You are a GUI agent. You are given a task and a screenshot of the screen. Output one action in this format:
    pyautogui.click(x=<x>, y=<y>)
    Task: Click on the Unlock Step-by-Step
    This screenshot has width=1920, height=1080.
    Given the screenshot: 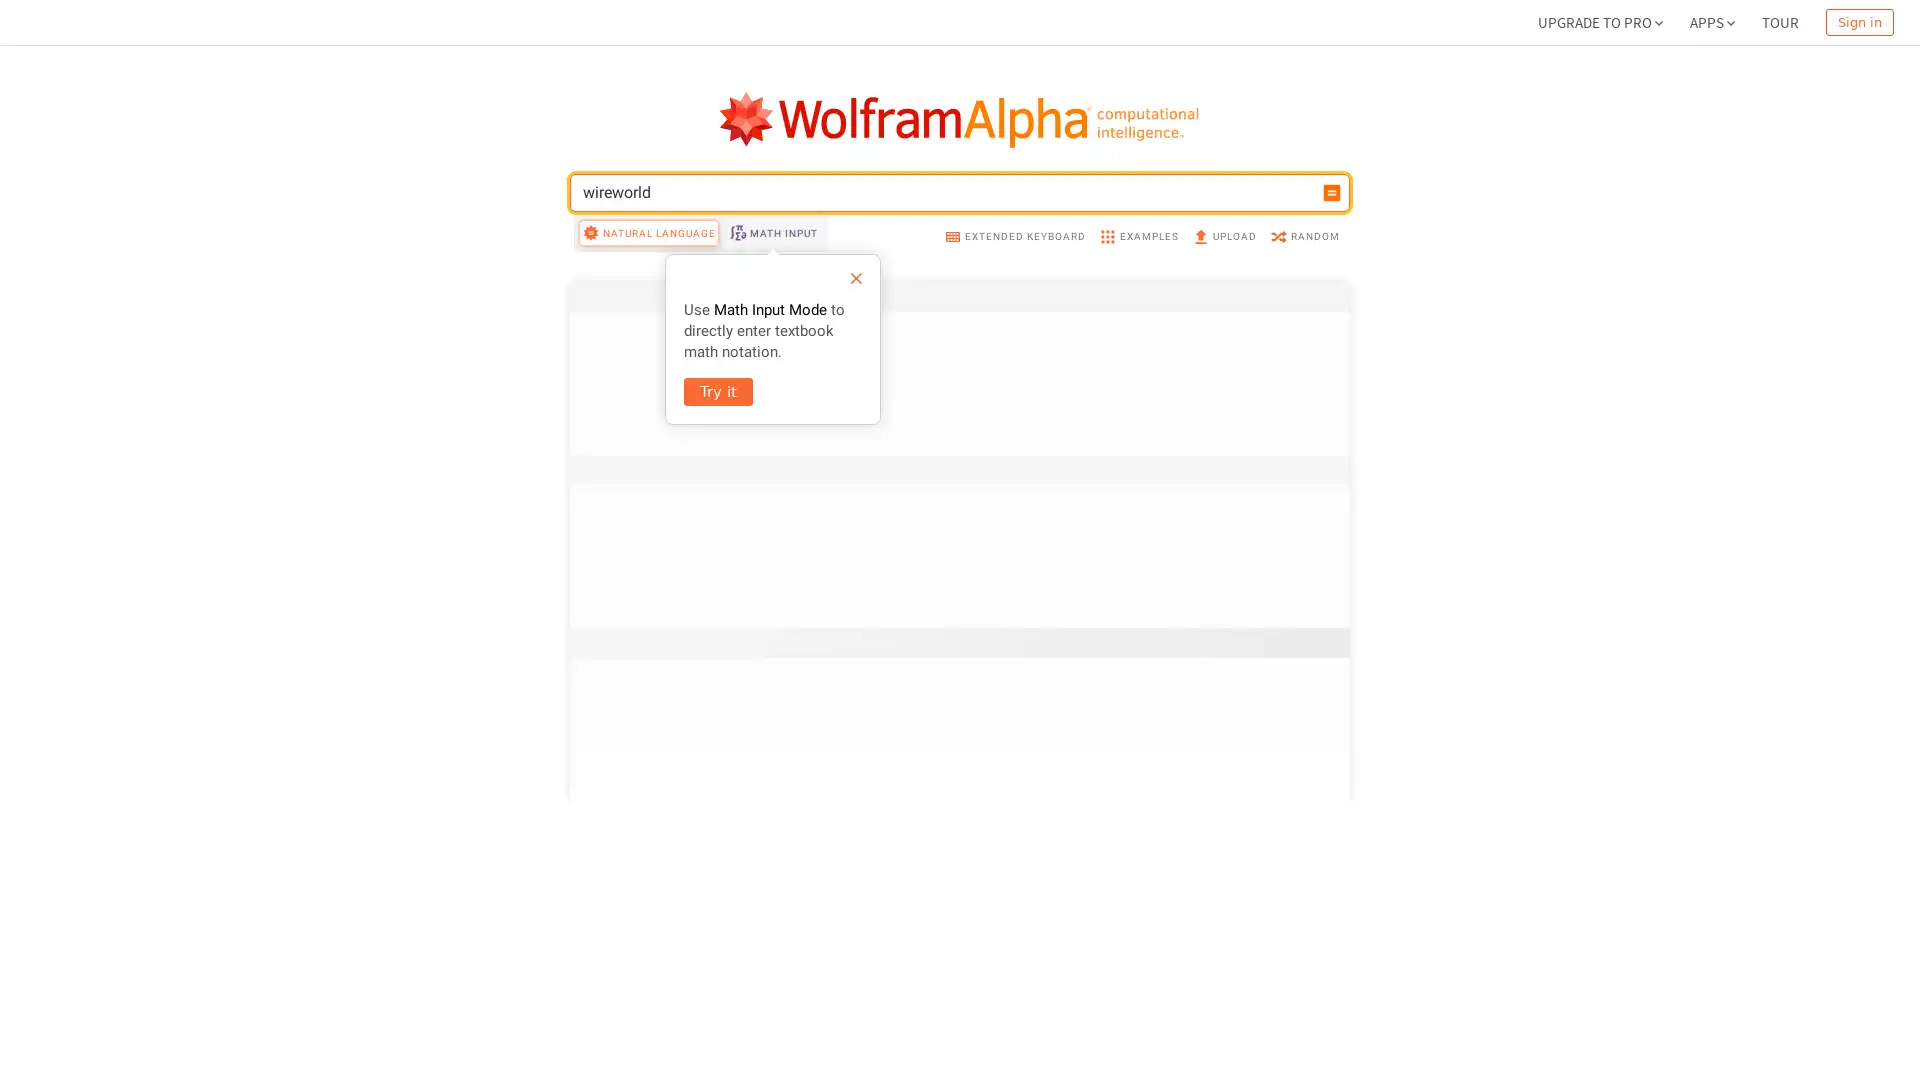 What is the action you would take?
    pyautogui.click(x=714, y=154)
    